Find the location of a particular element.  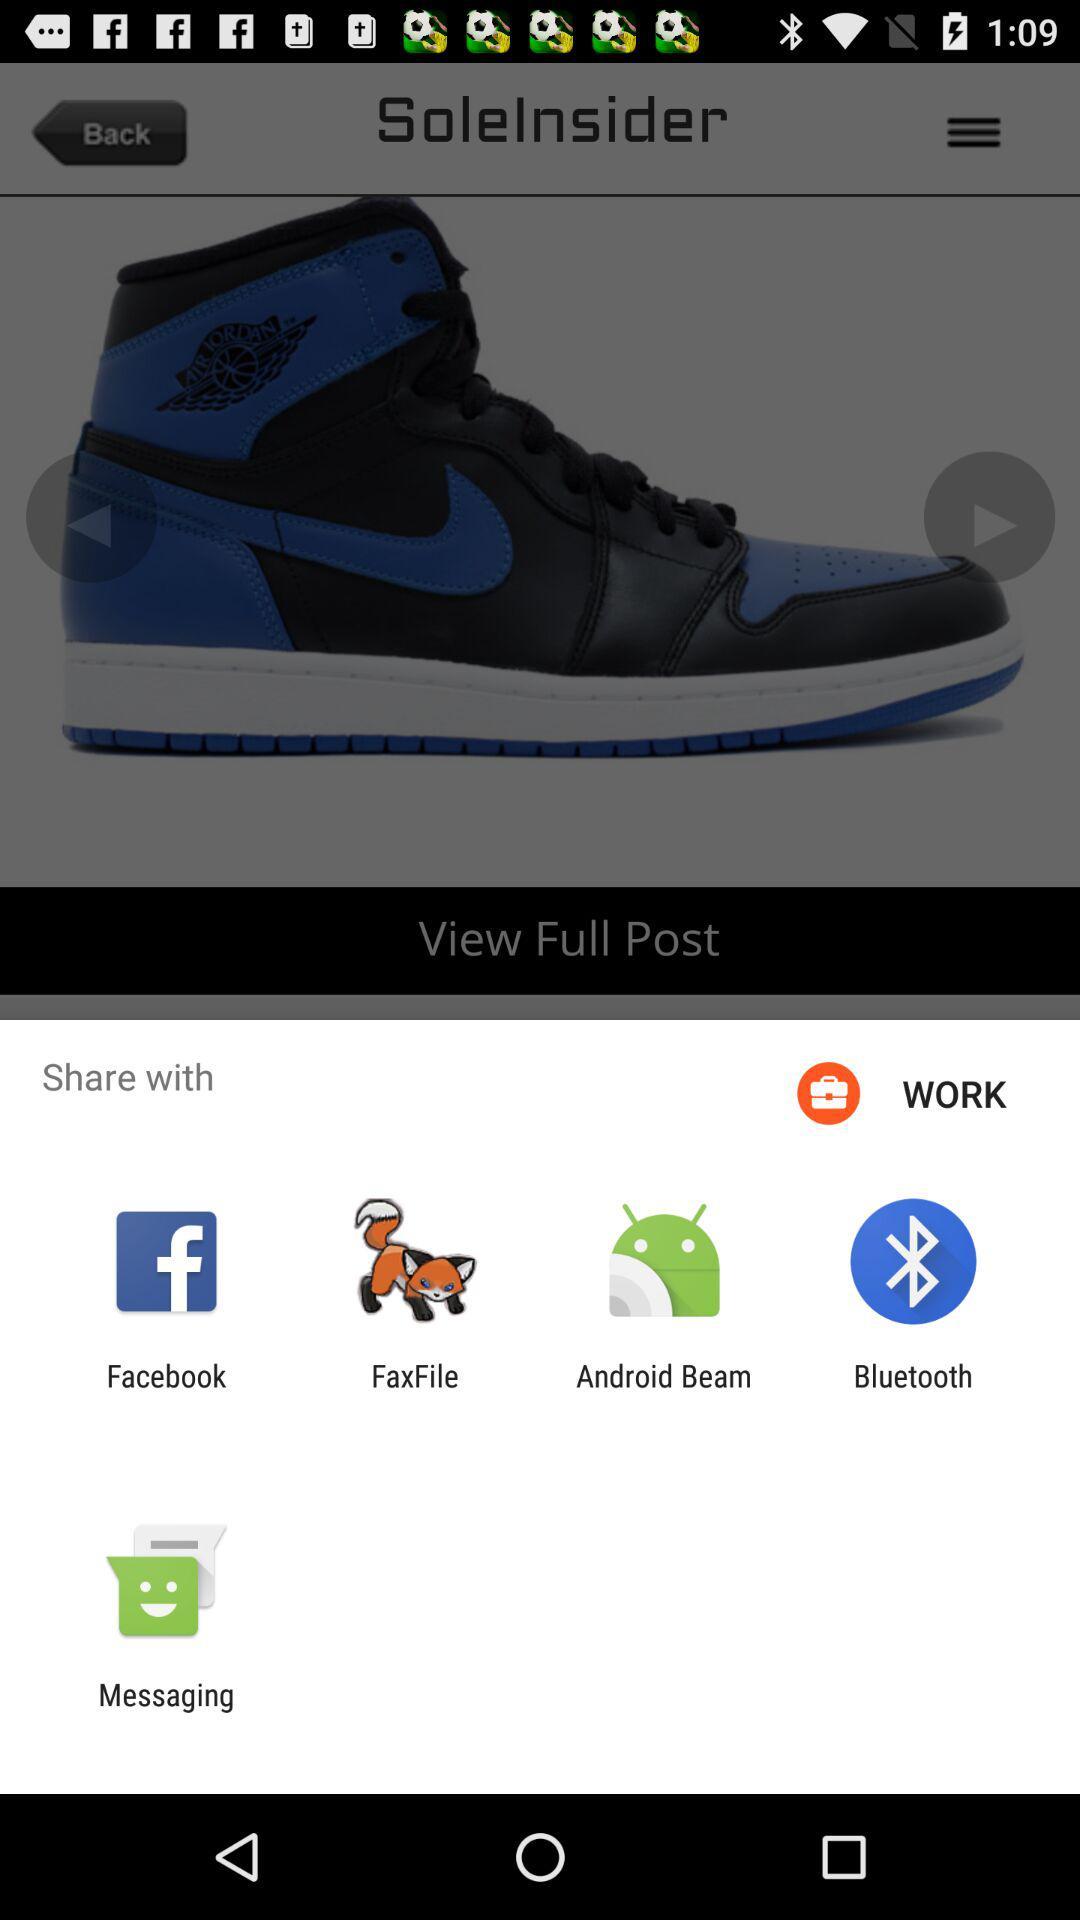

faxfile item is located at coordinates (414, 1392).